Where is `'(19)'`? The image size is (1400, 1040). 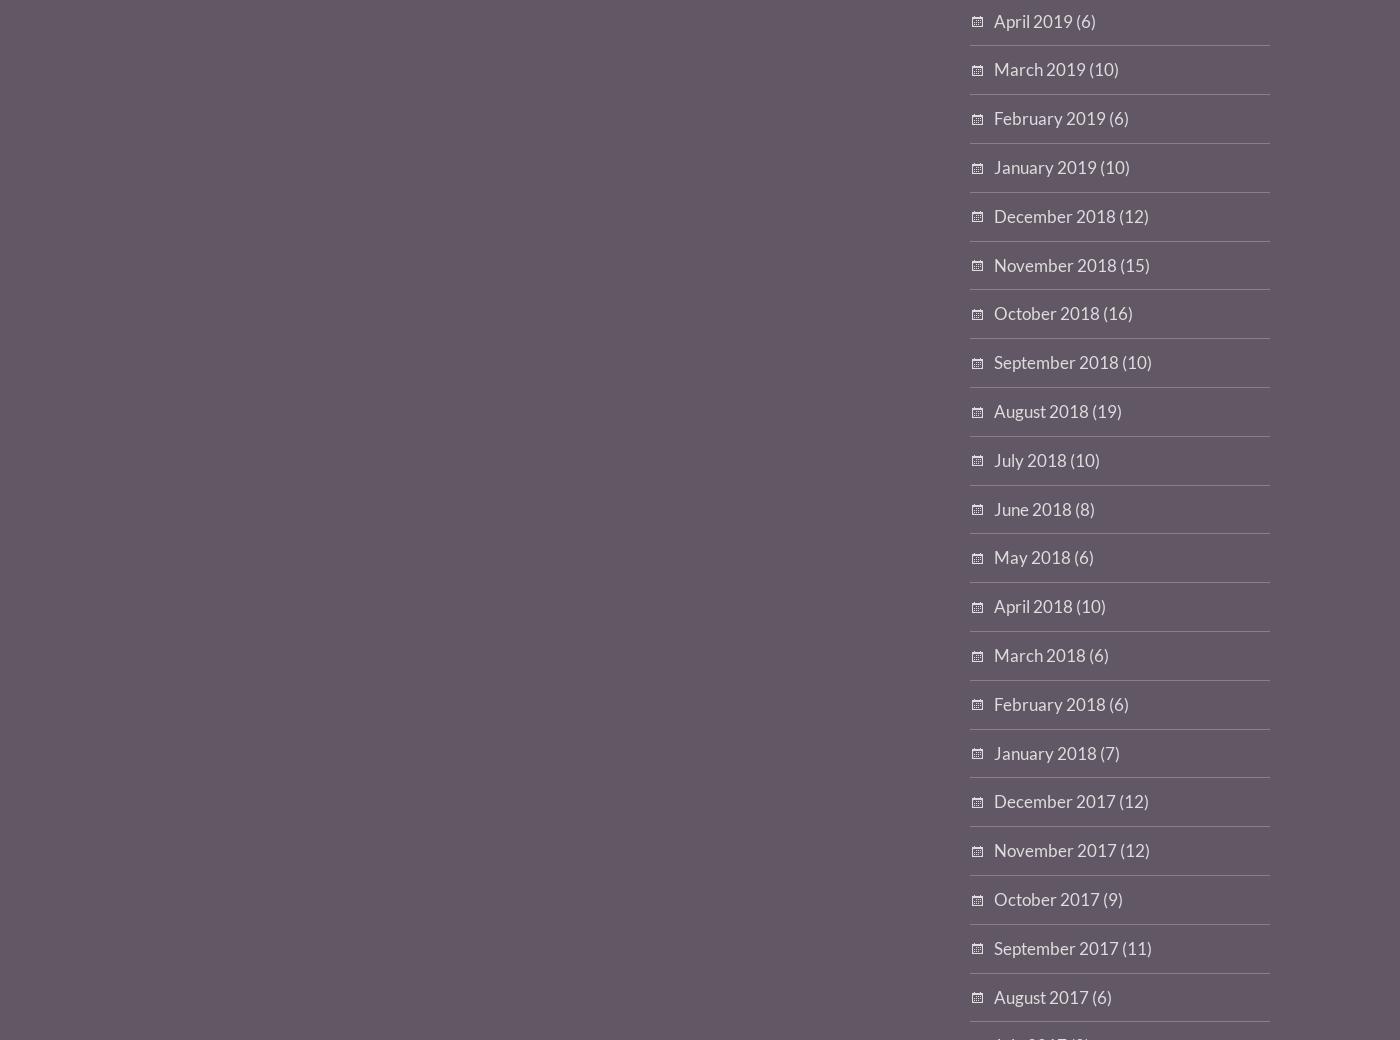 '(19)' is located at coordinates (1105, 410).